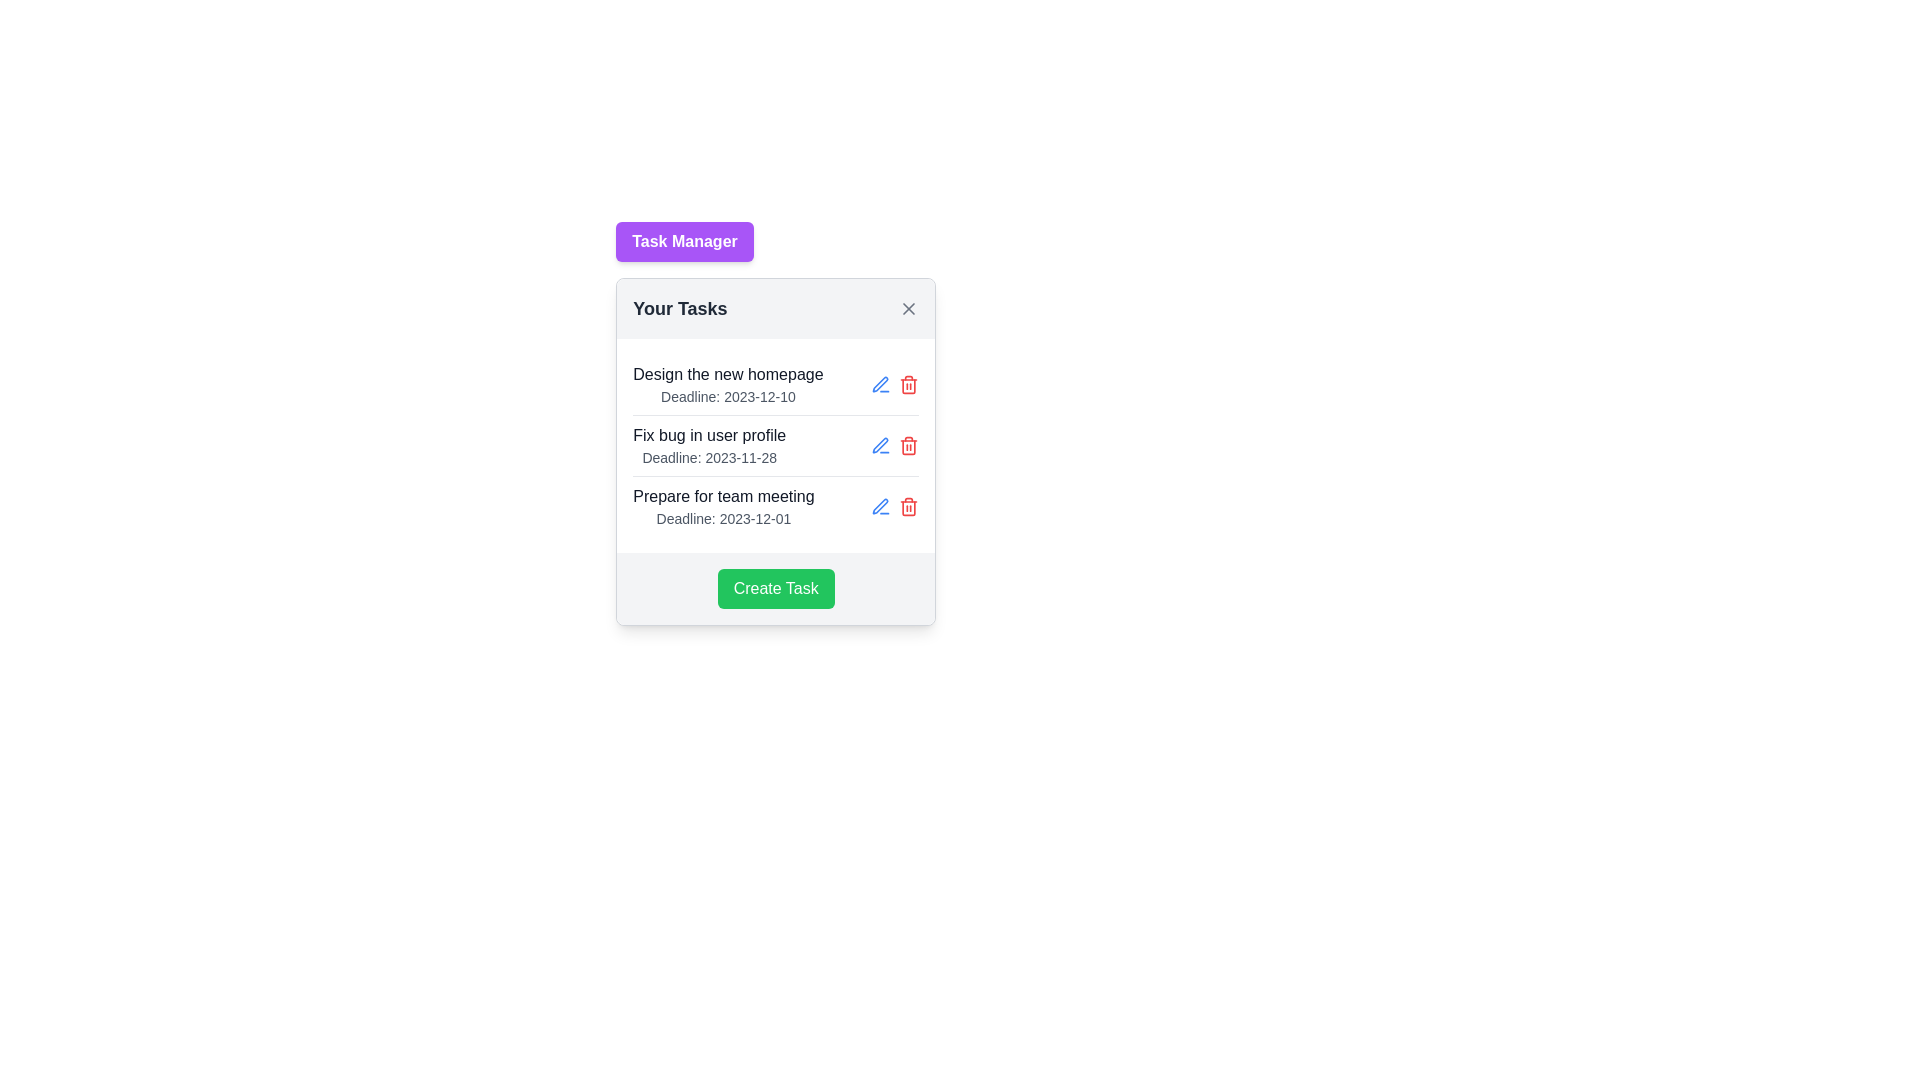  Describe the element at coordinates (709, 434) in the screenshot. I see `the text displaying 'Fix bug in user profile' which is located in the second task entry of the 'Your Tasks' section` at that location.